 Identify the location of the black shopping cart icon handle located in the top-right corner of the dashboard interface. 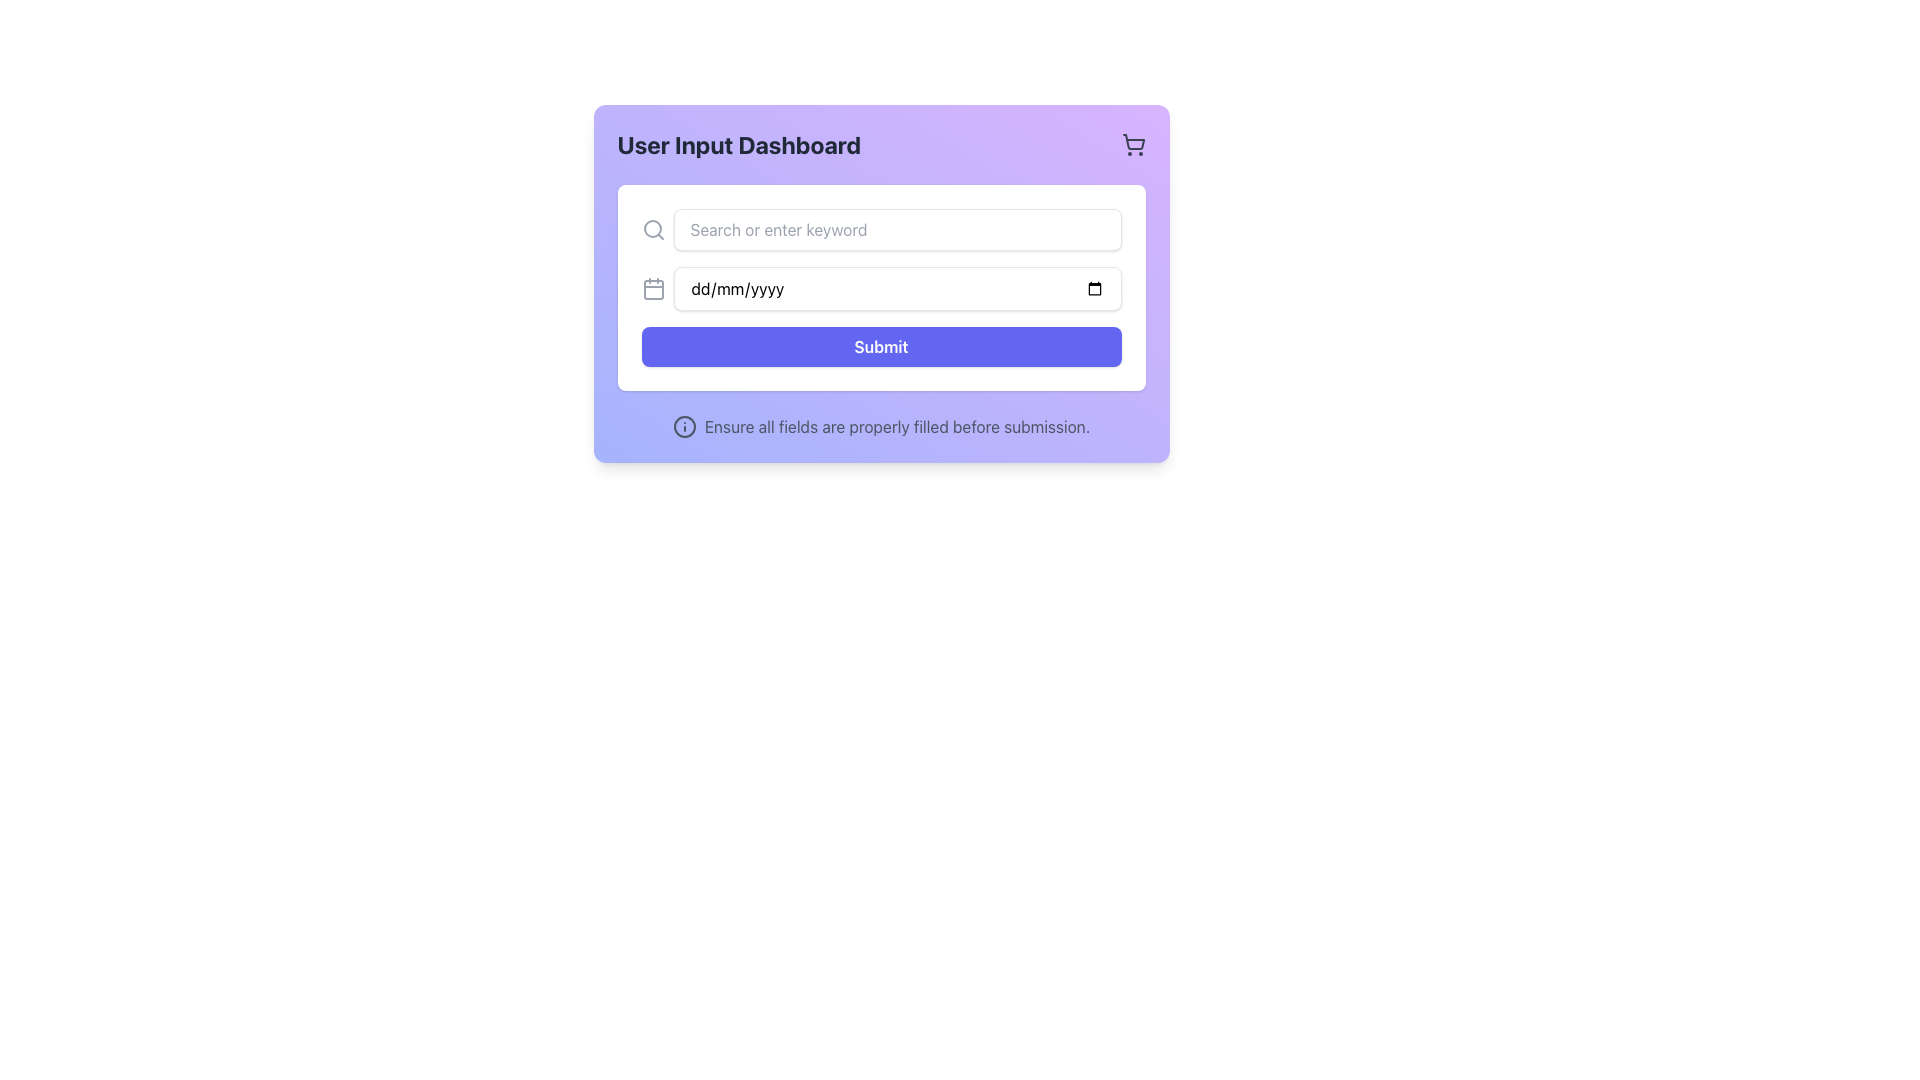
(1133, 141).